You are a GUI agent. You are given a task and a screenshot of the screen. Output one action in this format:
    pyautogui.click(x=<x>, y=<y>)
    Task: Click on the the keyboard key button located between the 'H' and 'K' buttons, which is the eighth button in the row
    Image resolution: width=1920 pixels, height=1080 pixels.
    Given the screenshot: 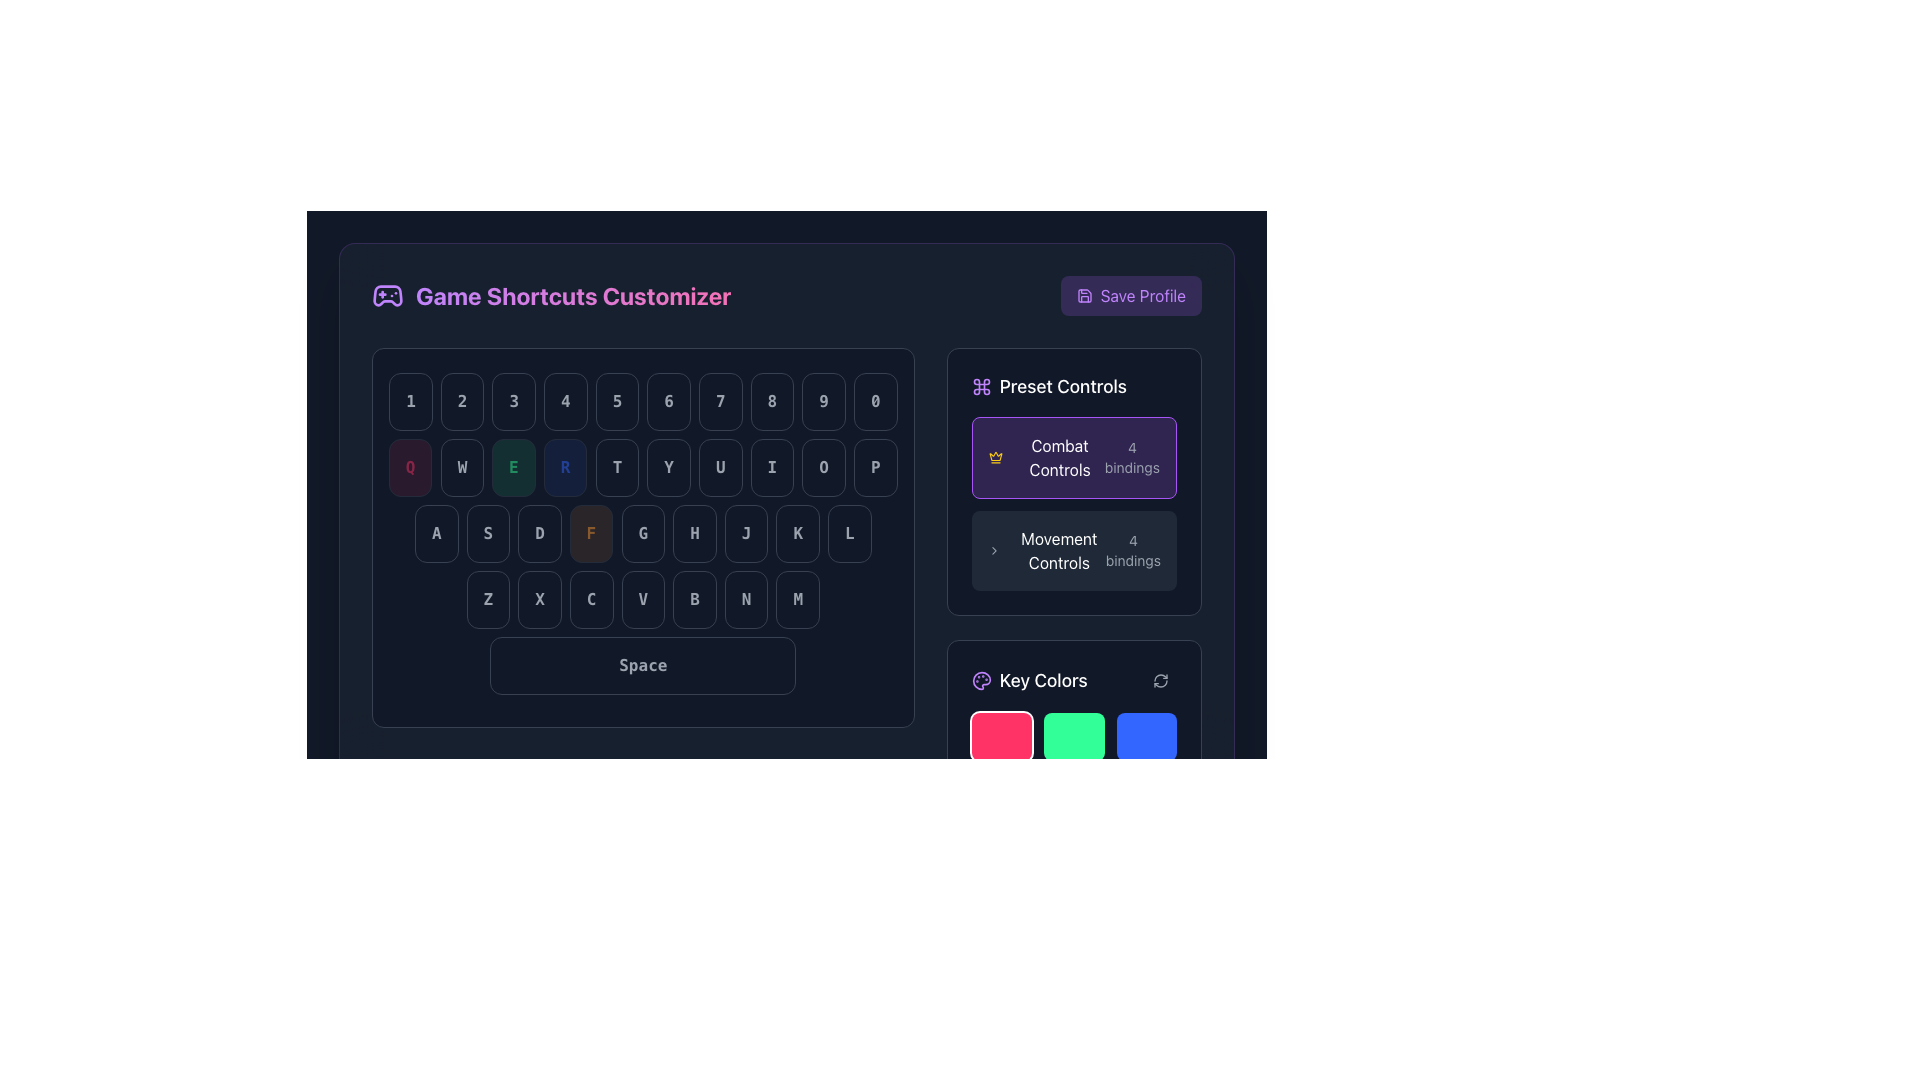 What is the action you would take?
    pyautogui.click(x=745, y=532)
    